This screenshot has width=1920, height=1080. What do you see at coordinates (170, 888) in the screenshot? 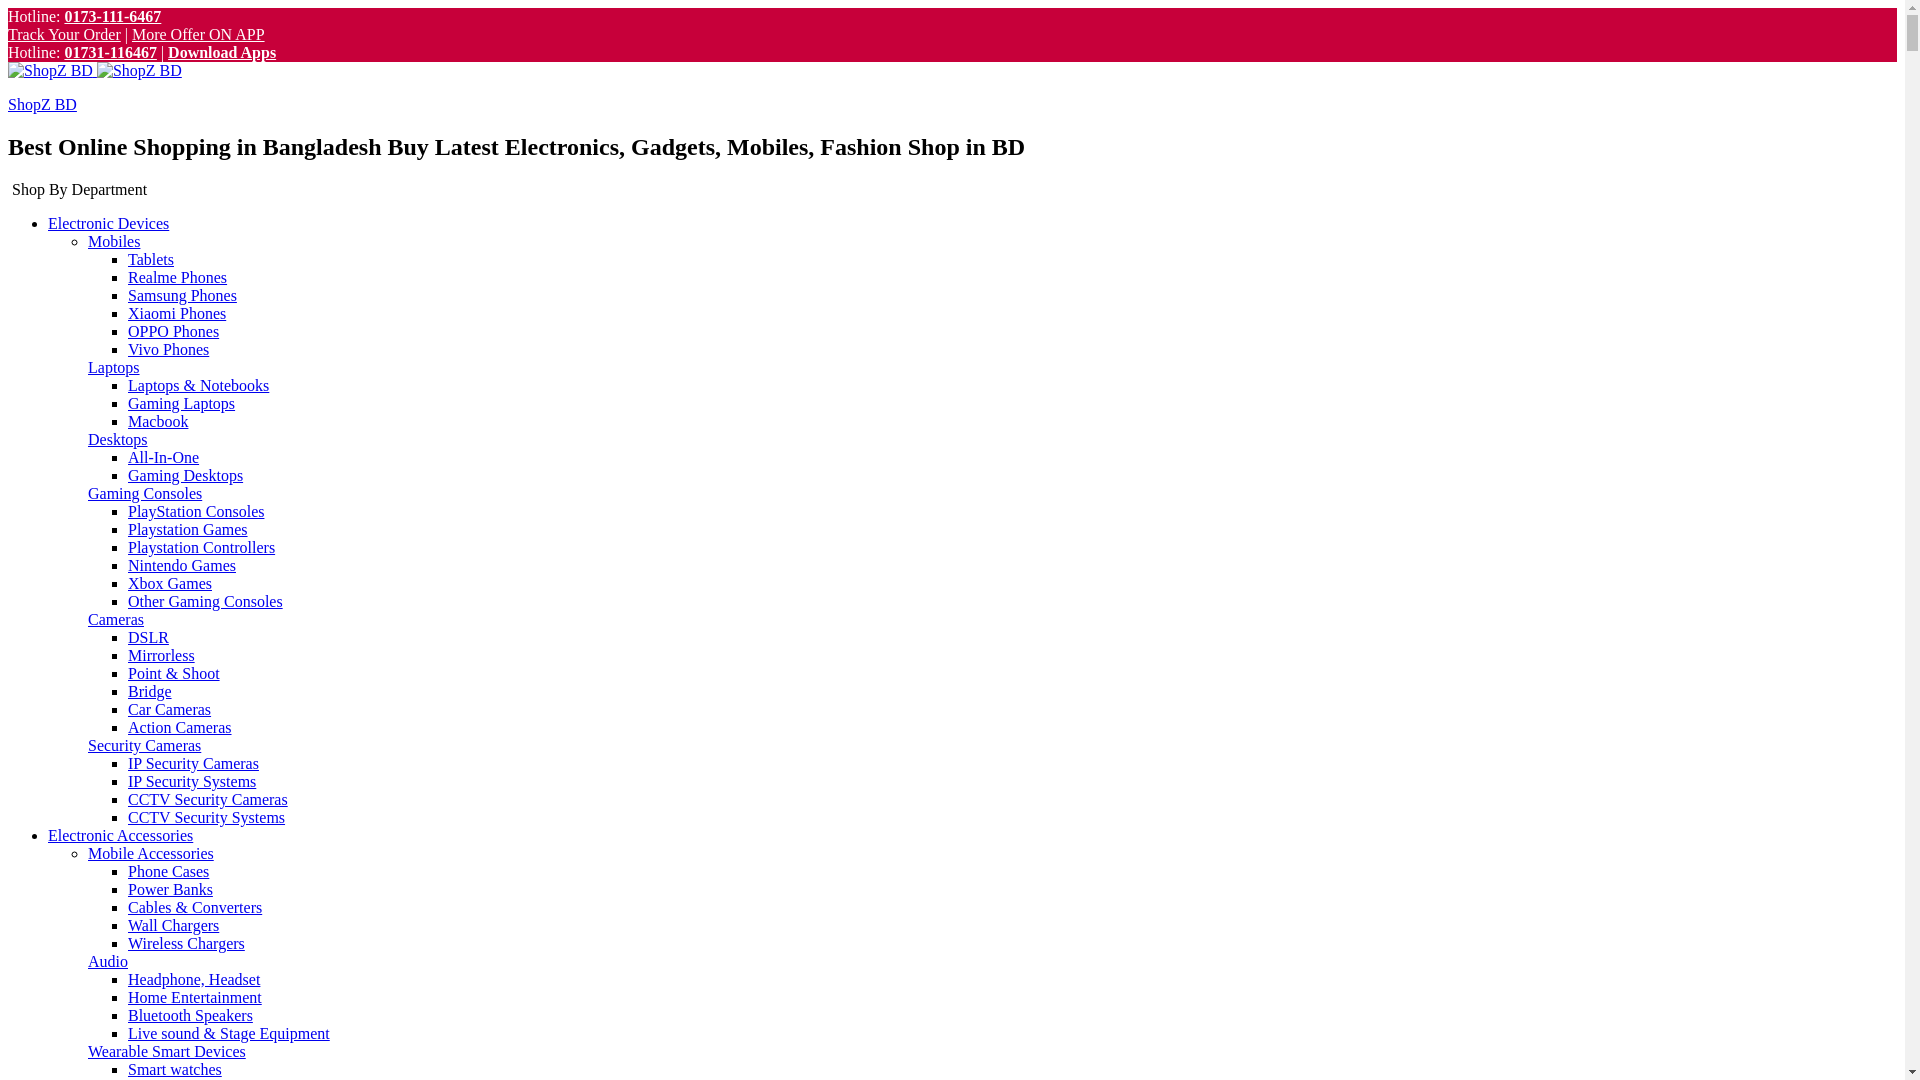
I see `'Power Banks'` at bounding box center [170, 888].